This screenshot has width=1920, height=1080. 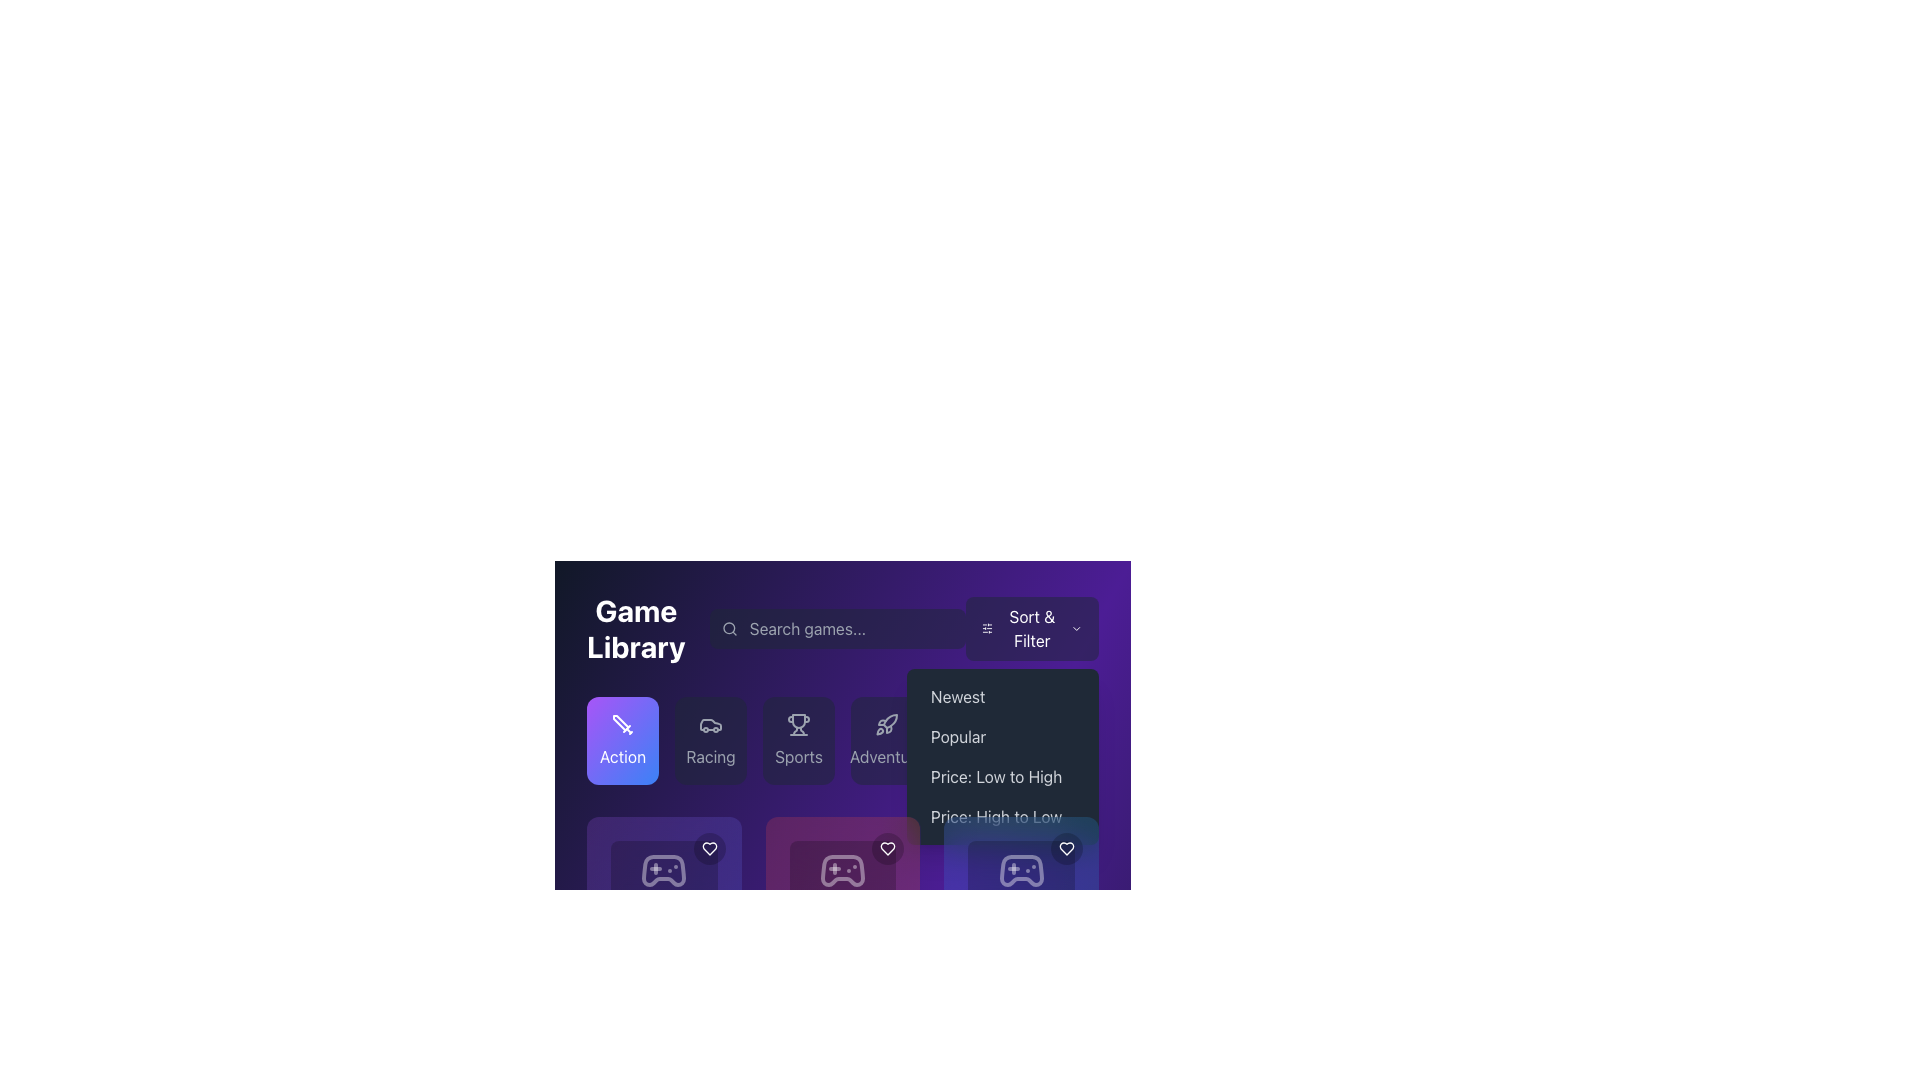 What do you see at coordinates (1065, 848) in the screenshot?
I see `the favorite or like icon located at the bottom-right of the interface, just under the dropdown sorting menu` at bounding box center [1065, 848].